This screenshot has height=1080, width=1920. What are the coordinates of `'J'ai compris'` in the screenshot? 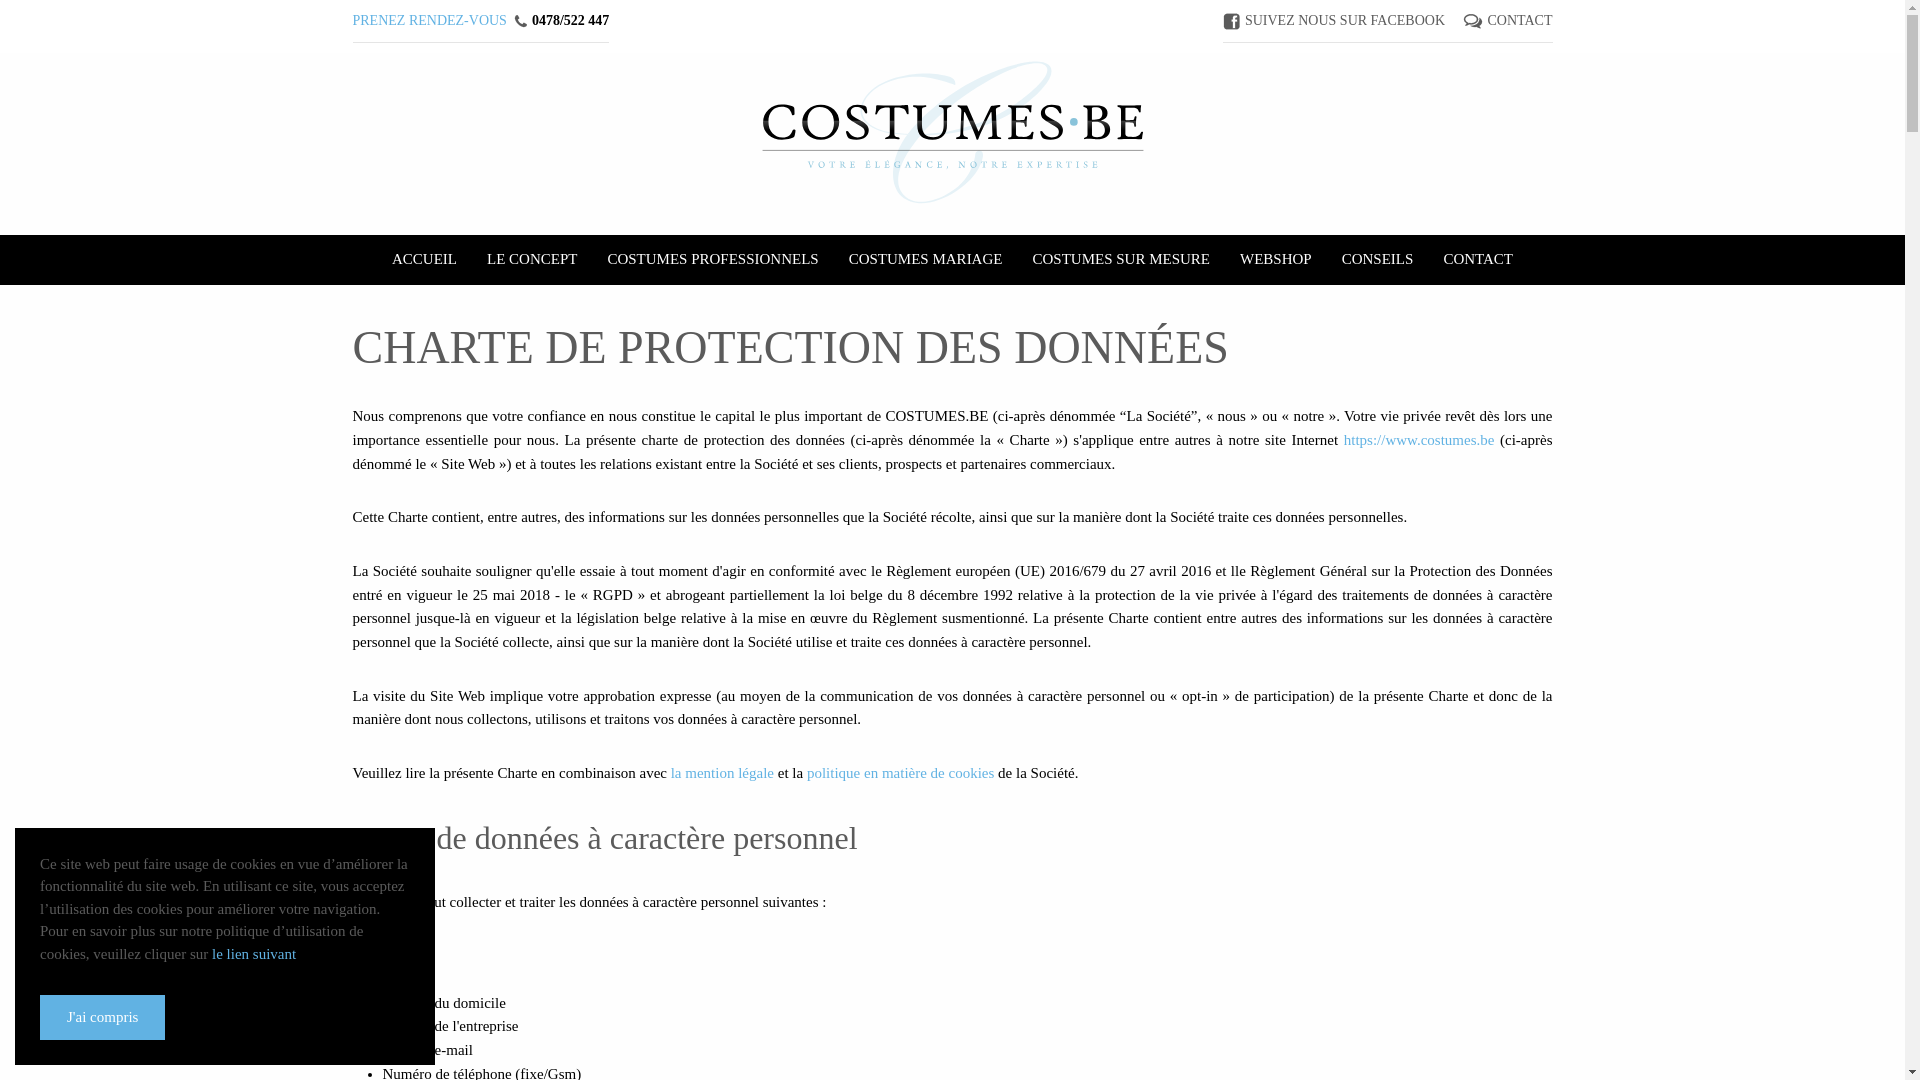 It's located at (101, 1017).